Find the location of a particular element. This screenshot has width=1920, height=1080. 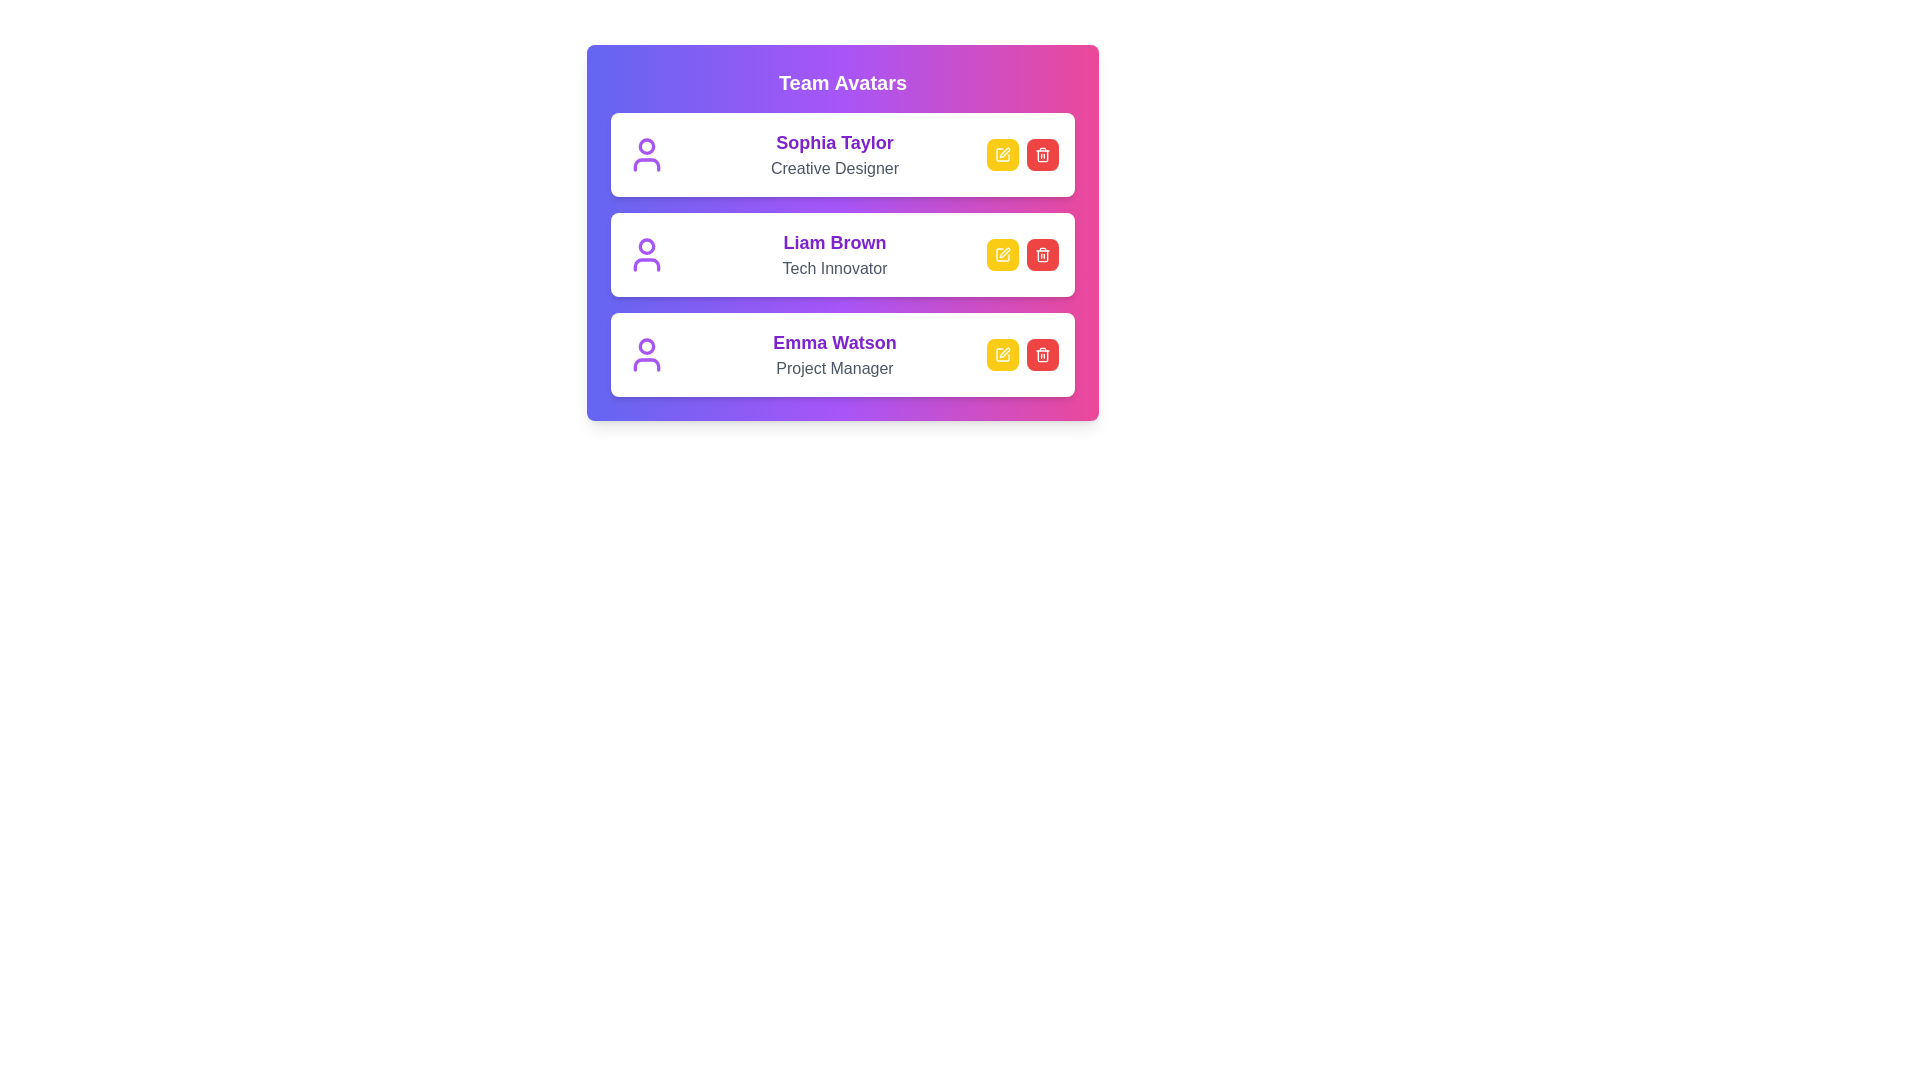

the Profile Card representing the team member's information, located between 'Liam Brown - Tech Innovator' and an empty space in the vertical list is located at coordinates (843, 353).